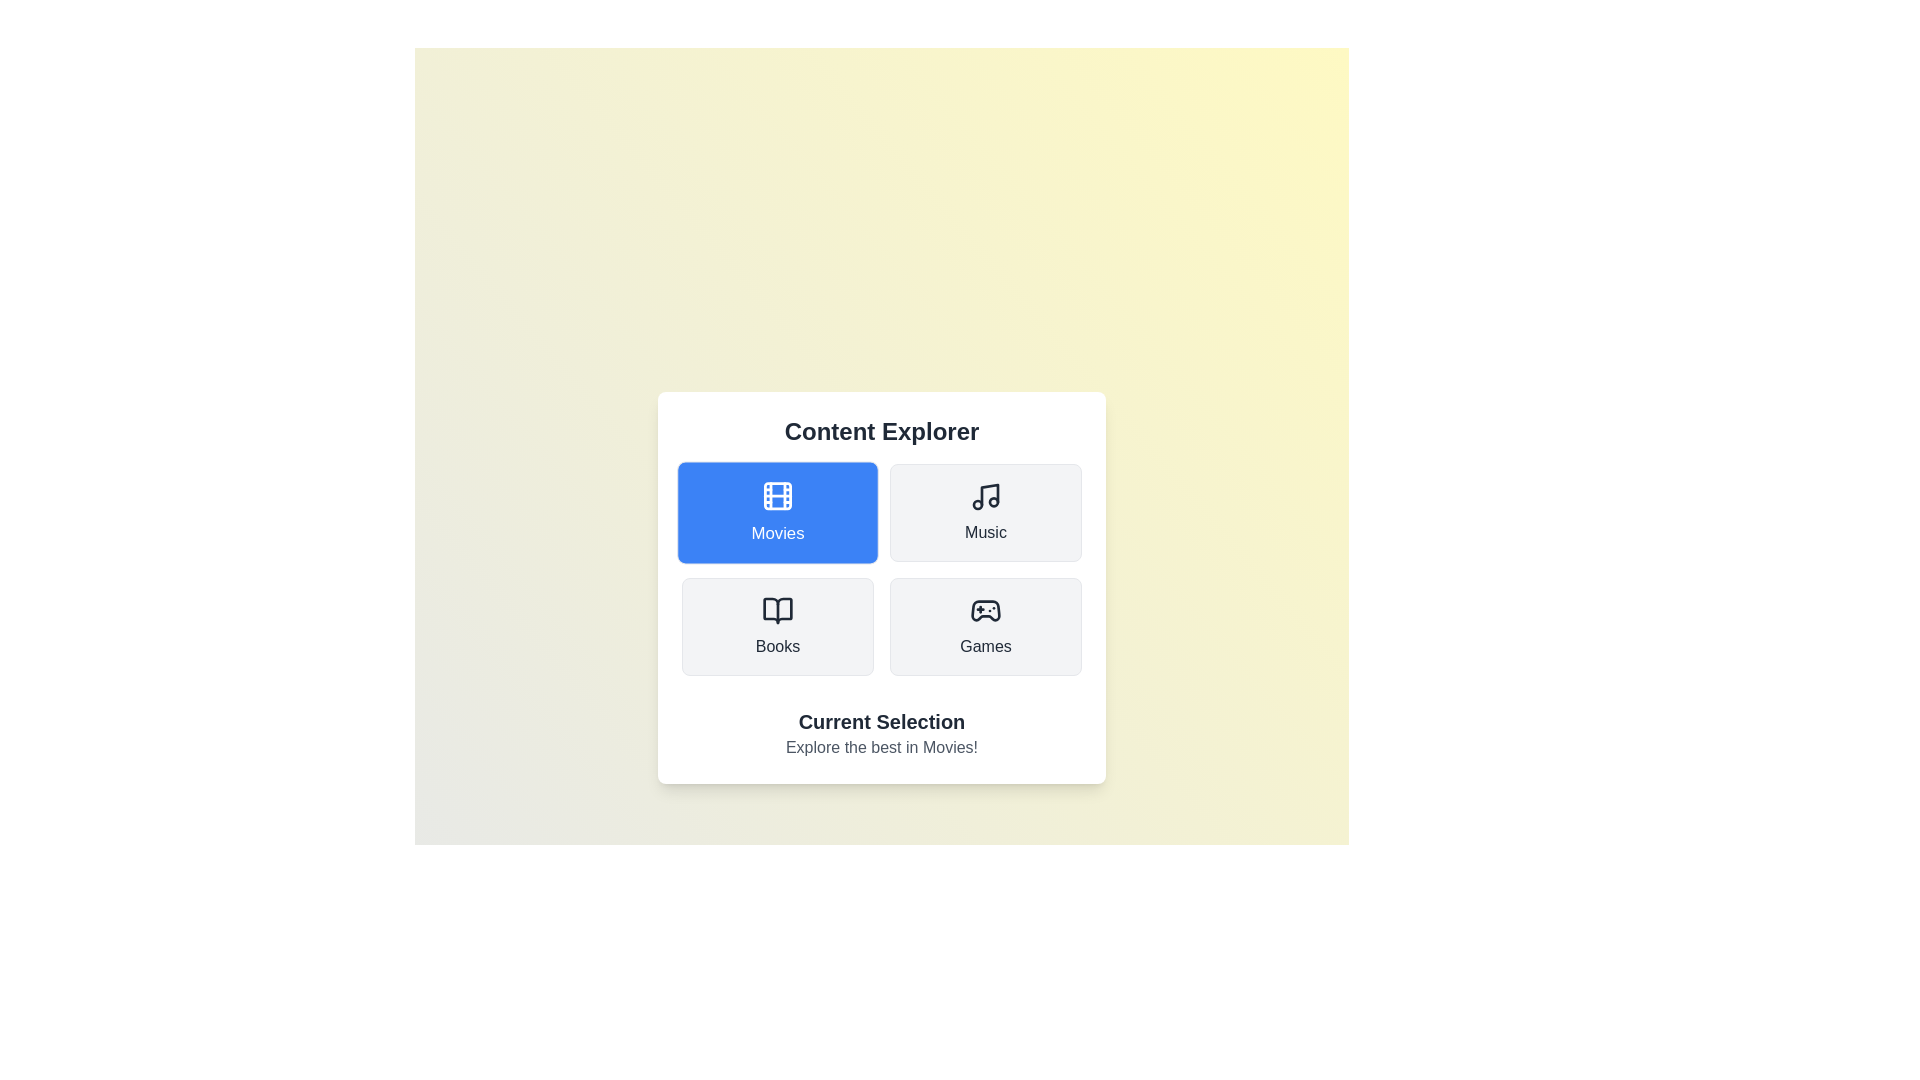 This screenshot has height=1080, width=1920. Describe the element at coordinates (776, 626) in the screenshot. I see `the category Books by clicking on its button` at that location.